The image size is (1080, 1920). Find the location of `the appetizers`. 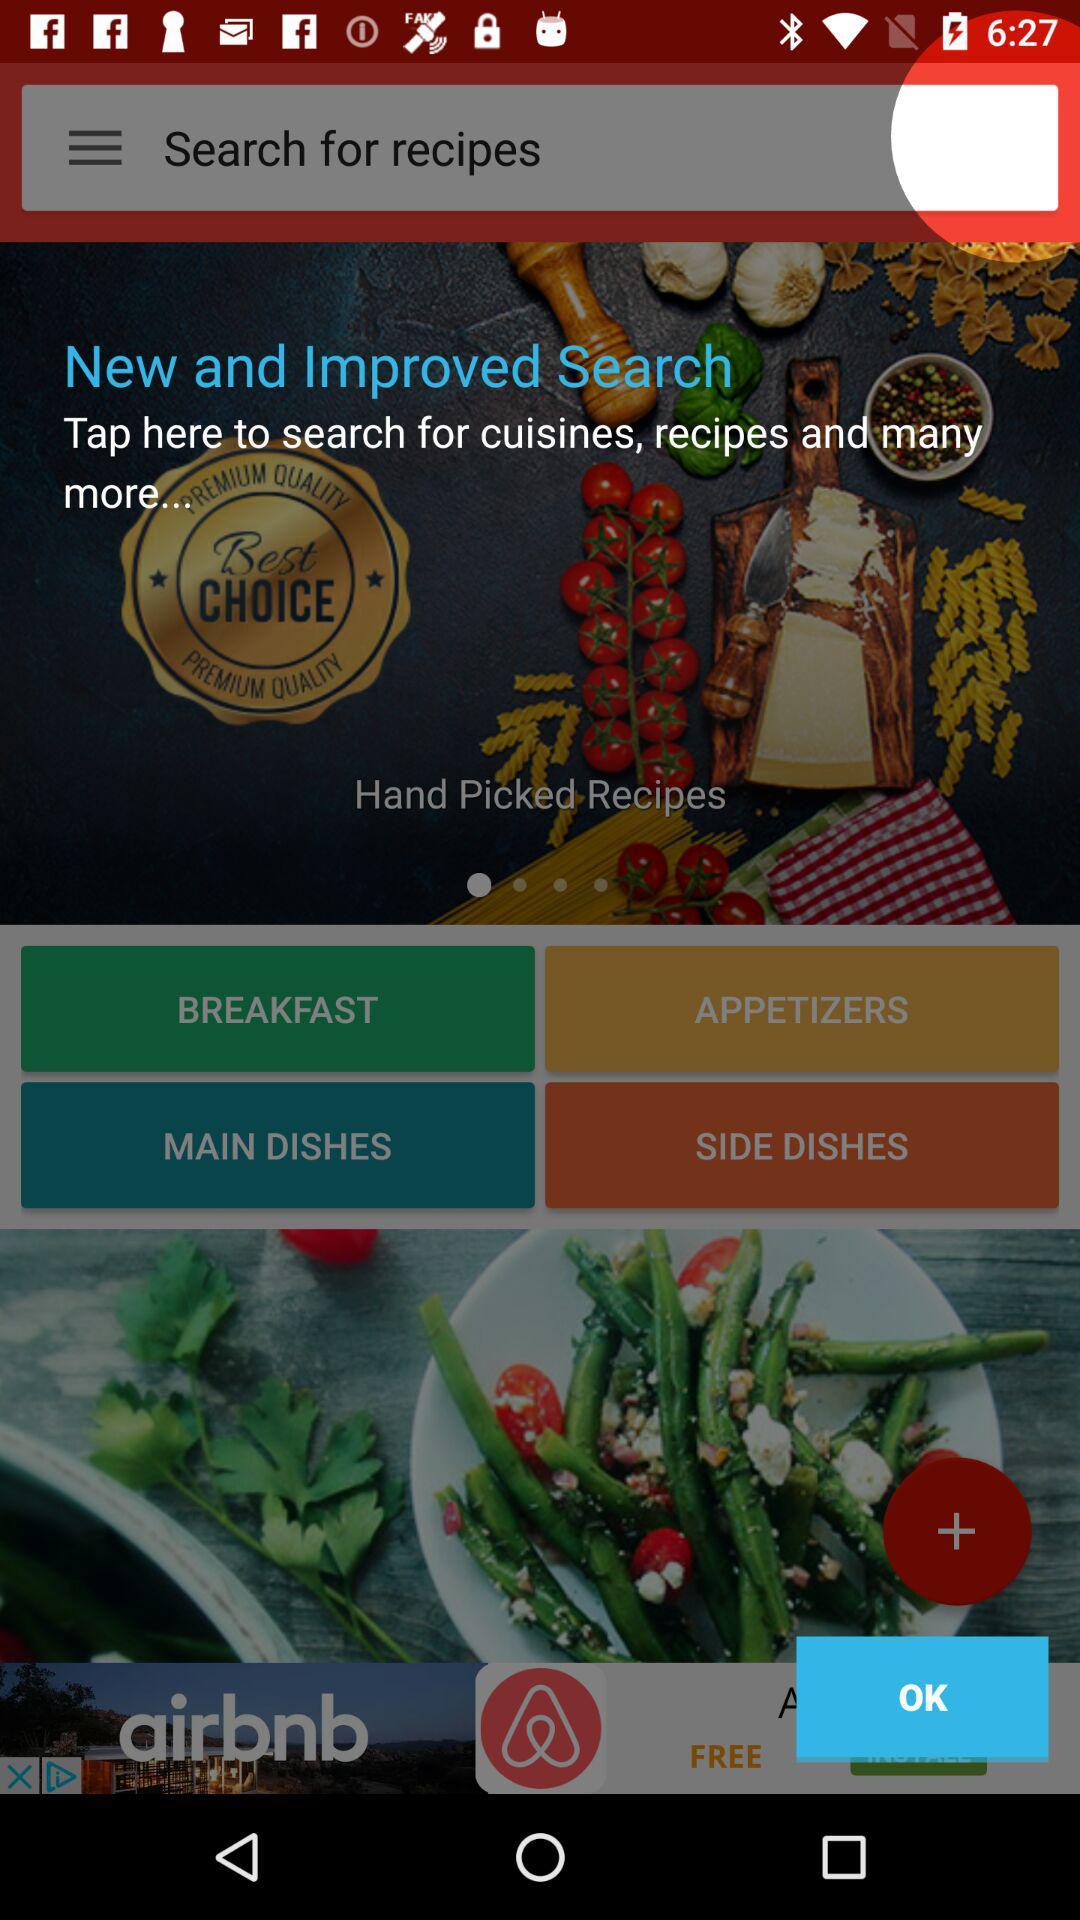

the appetizers is located at coordinates (801, 1008).